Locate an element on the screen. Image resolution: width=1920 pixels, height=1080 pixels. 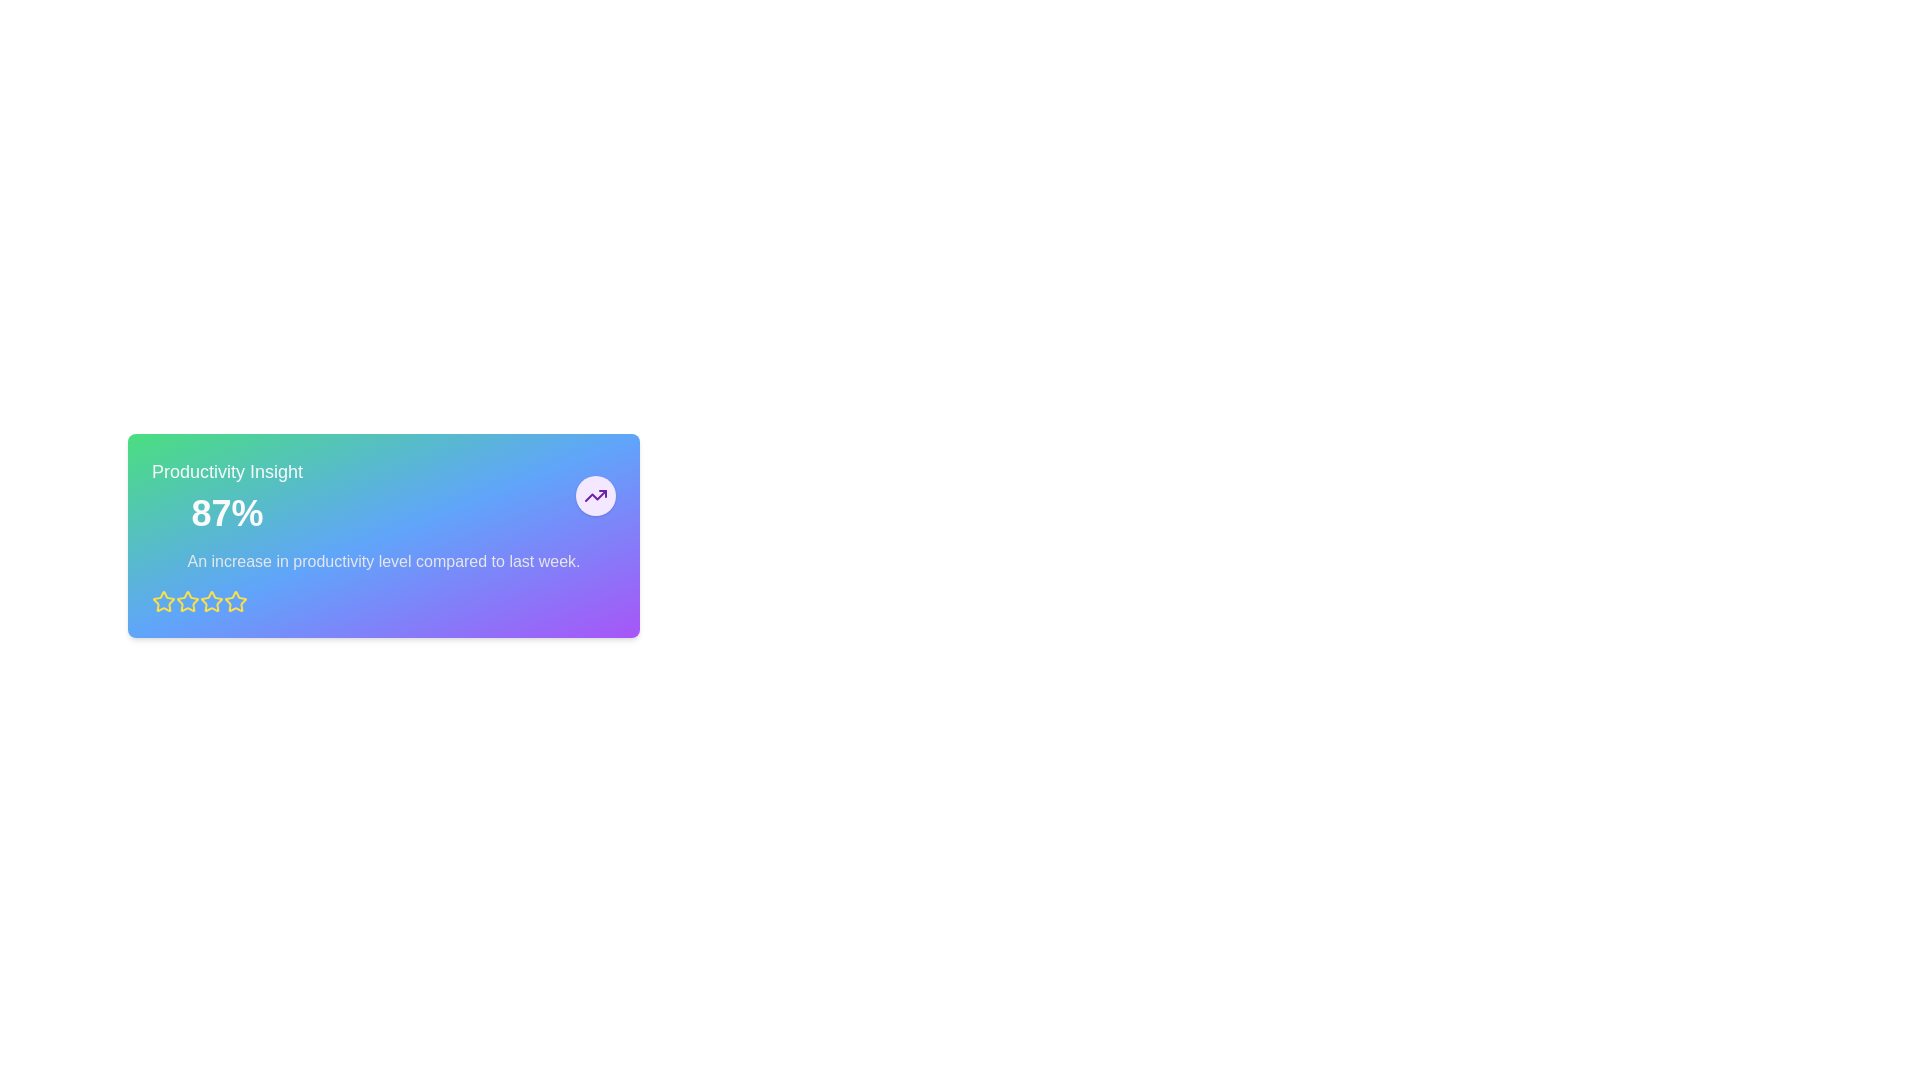
the second star icon outlined in yellow, which is part of a horizontal row of five stars below the 'Productivity Insight' heading is located at coordinates (187, 600).